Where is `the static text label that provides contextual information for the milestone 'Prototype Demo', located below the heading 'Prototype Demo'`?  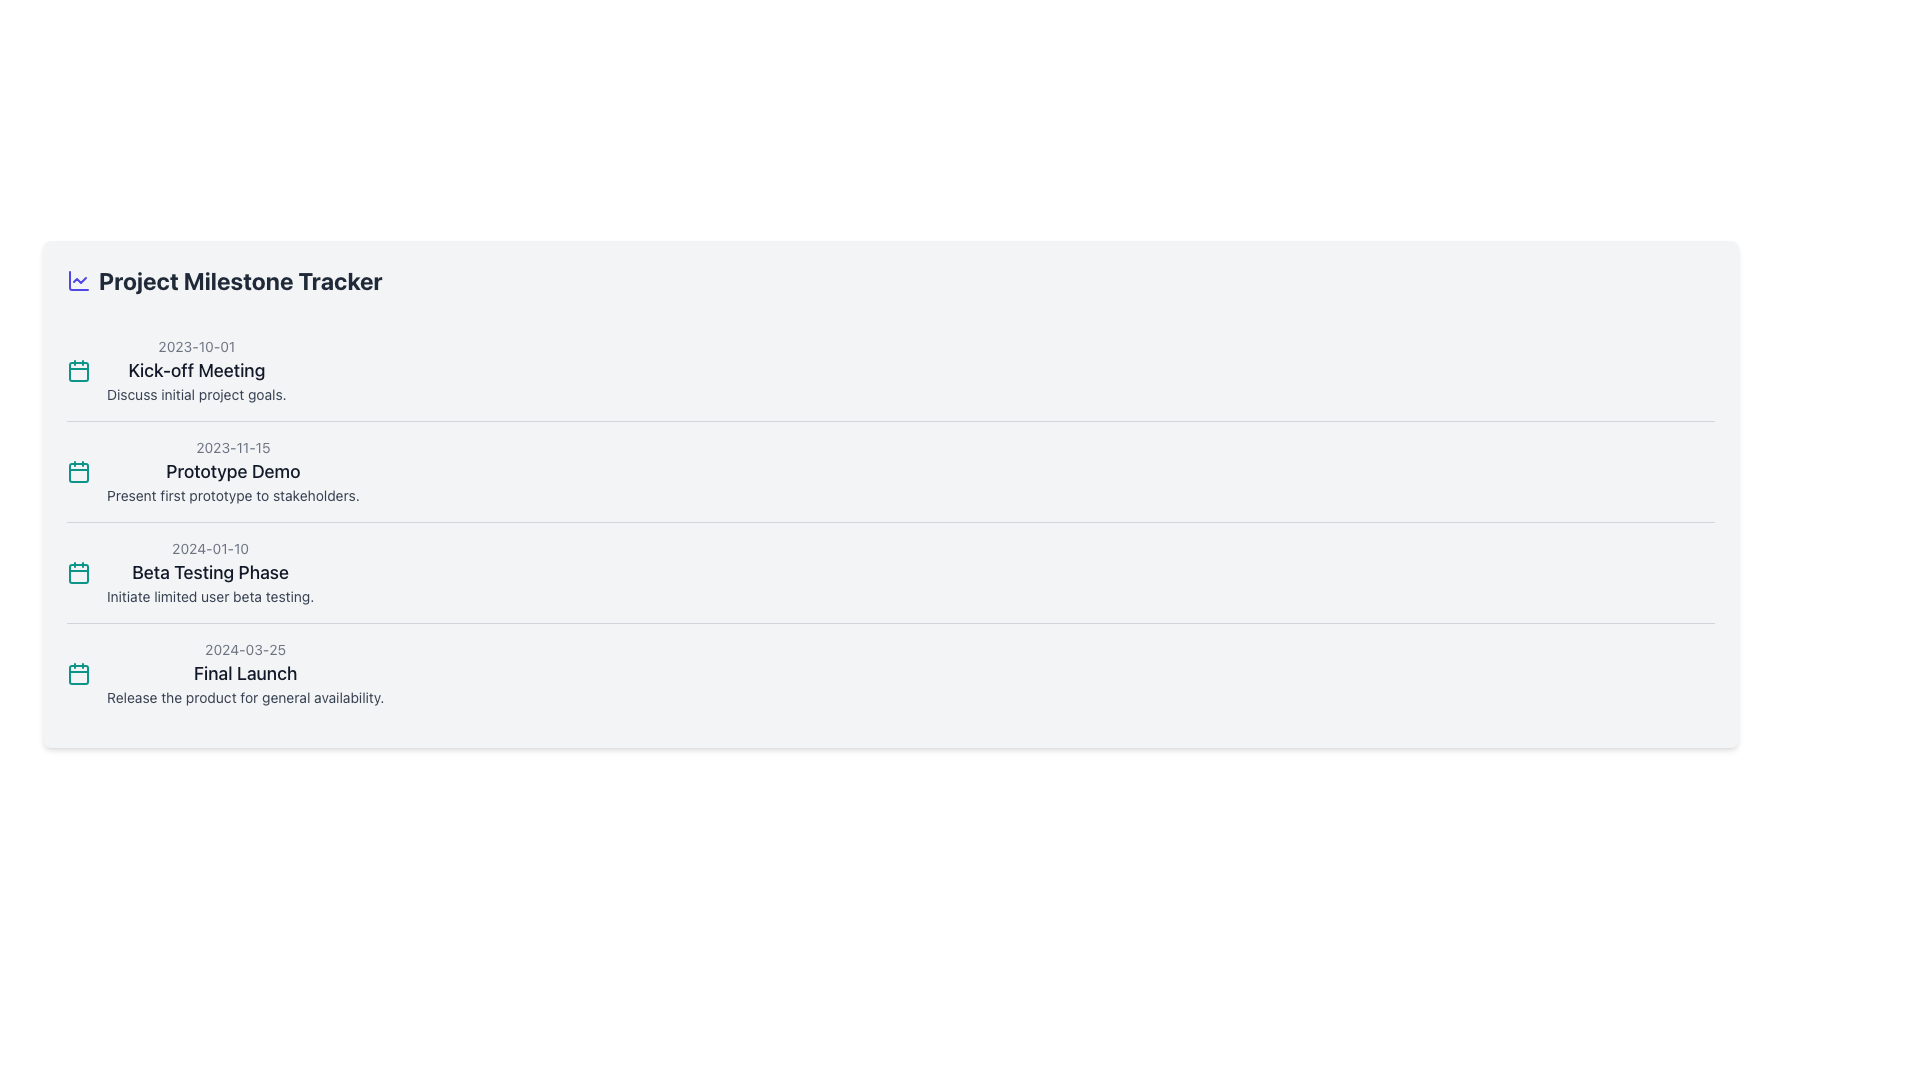 the static text label that provides contextual information for the milestone 'Prototype Demo', located below the heading 'Prototype Demo' is located at coordinates (233, 495).